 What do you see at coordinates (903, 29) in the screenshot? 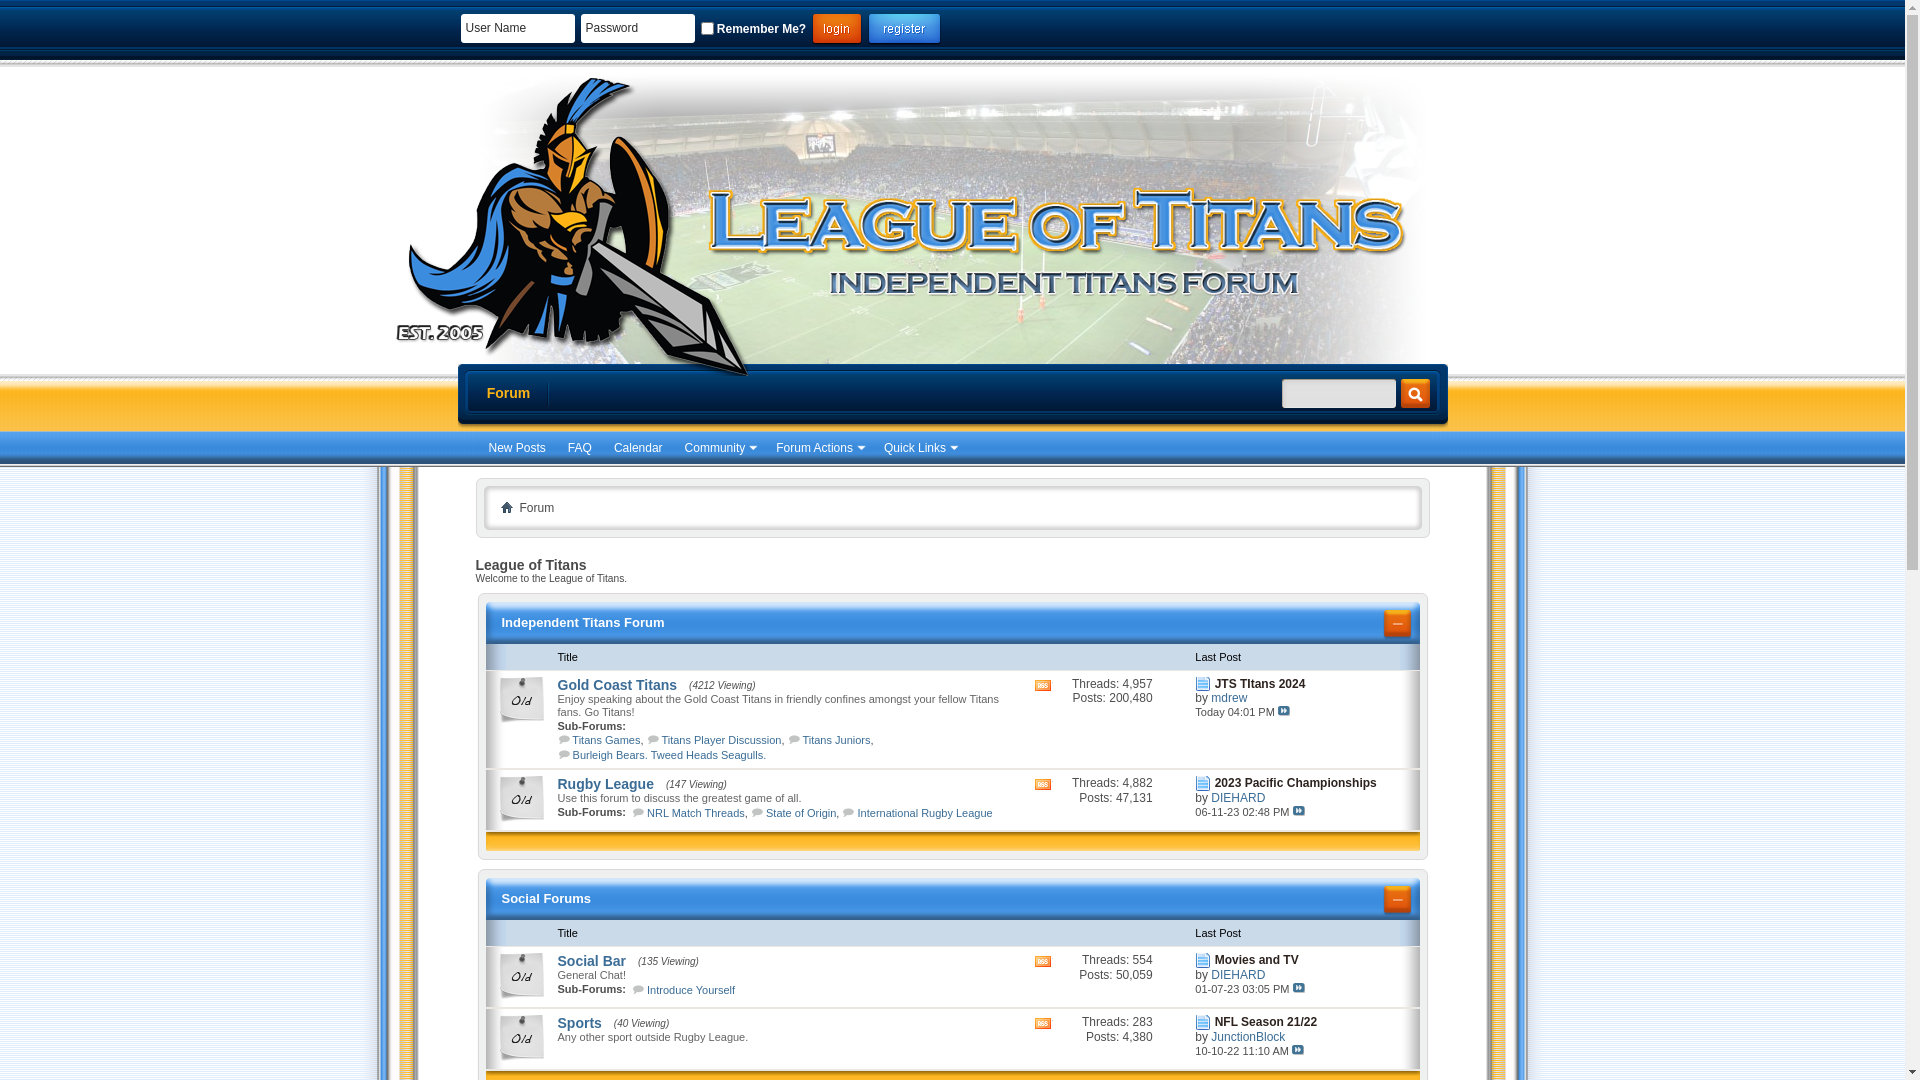
I see `'Register'` at bounding box center [903, 29].